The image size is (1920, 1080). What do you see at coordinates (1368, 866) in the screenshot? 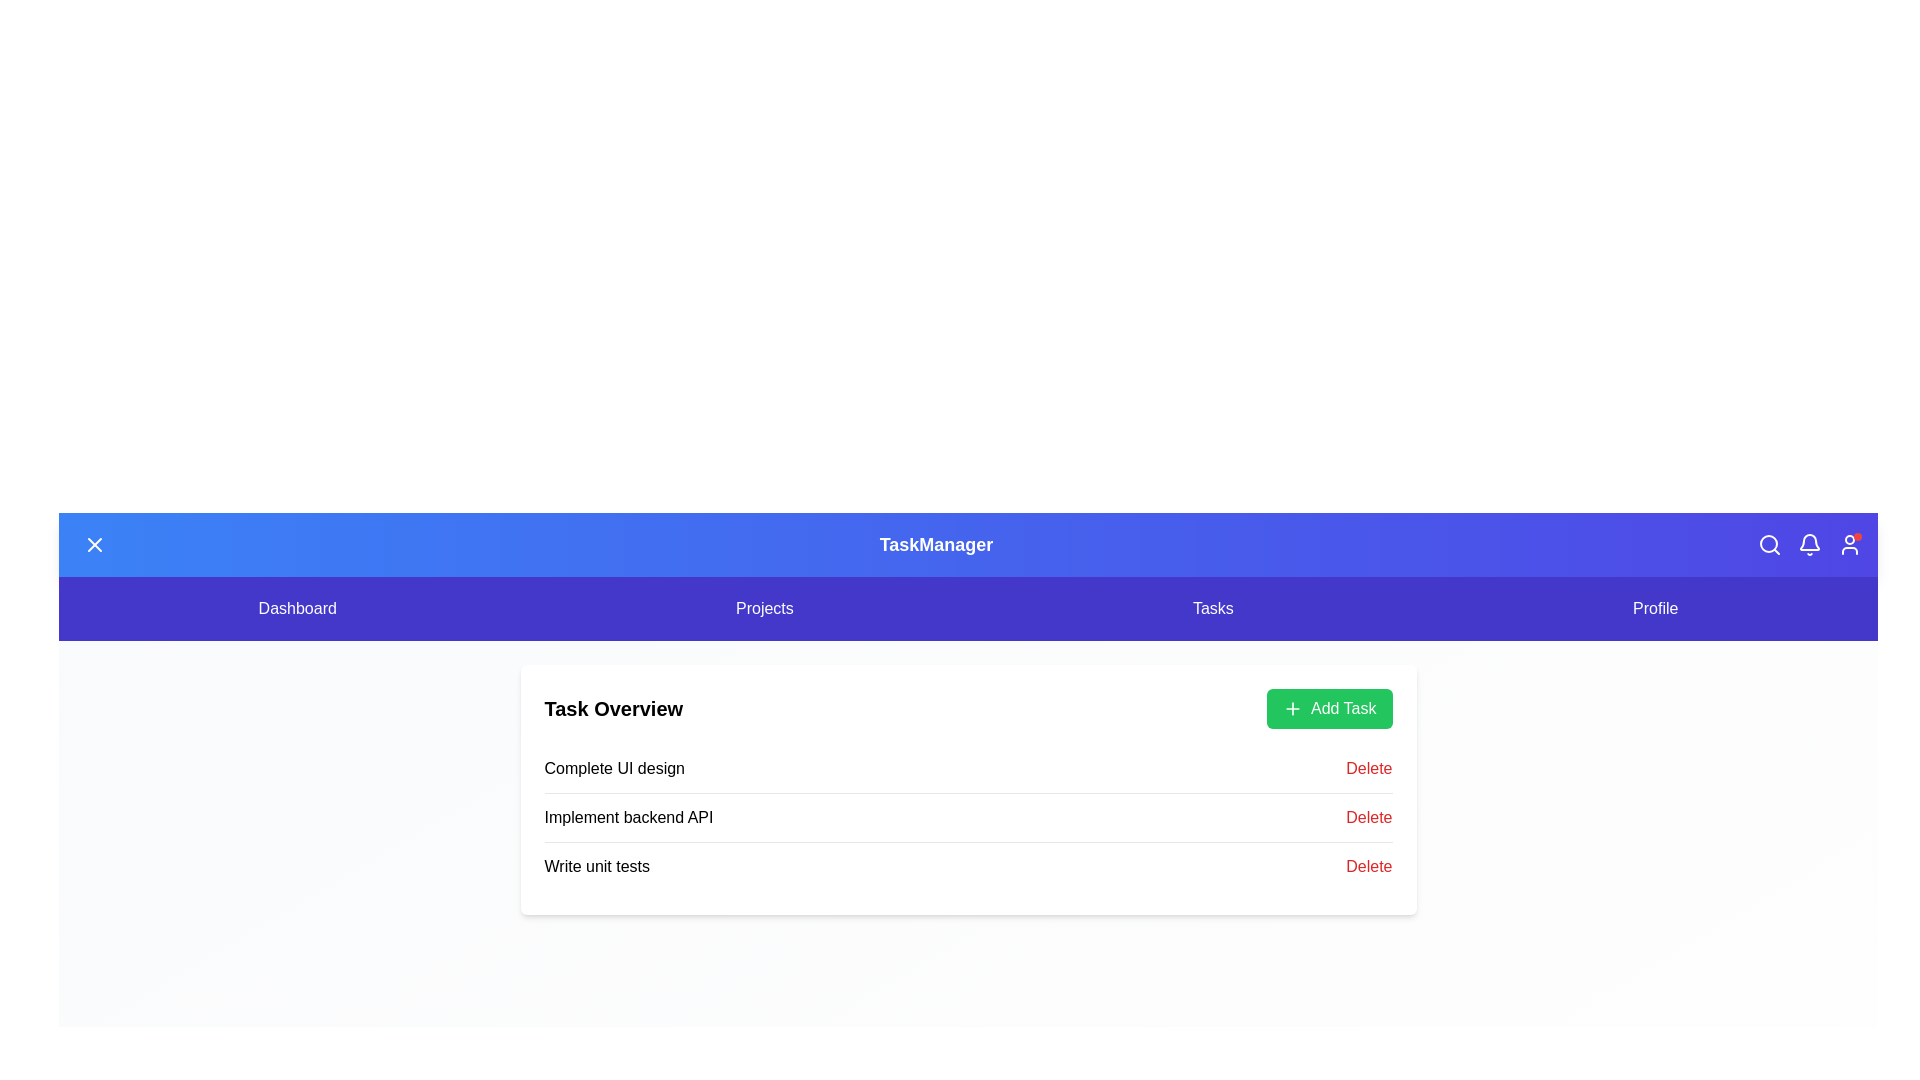
I see `the delete button for the task Write unit tests` at bounding box center [1368, 866].